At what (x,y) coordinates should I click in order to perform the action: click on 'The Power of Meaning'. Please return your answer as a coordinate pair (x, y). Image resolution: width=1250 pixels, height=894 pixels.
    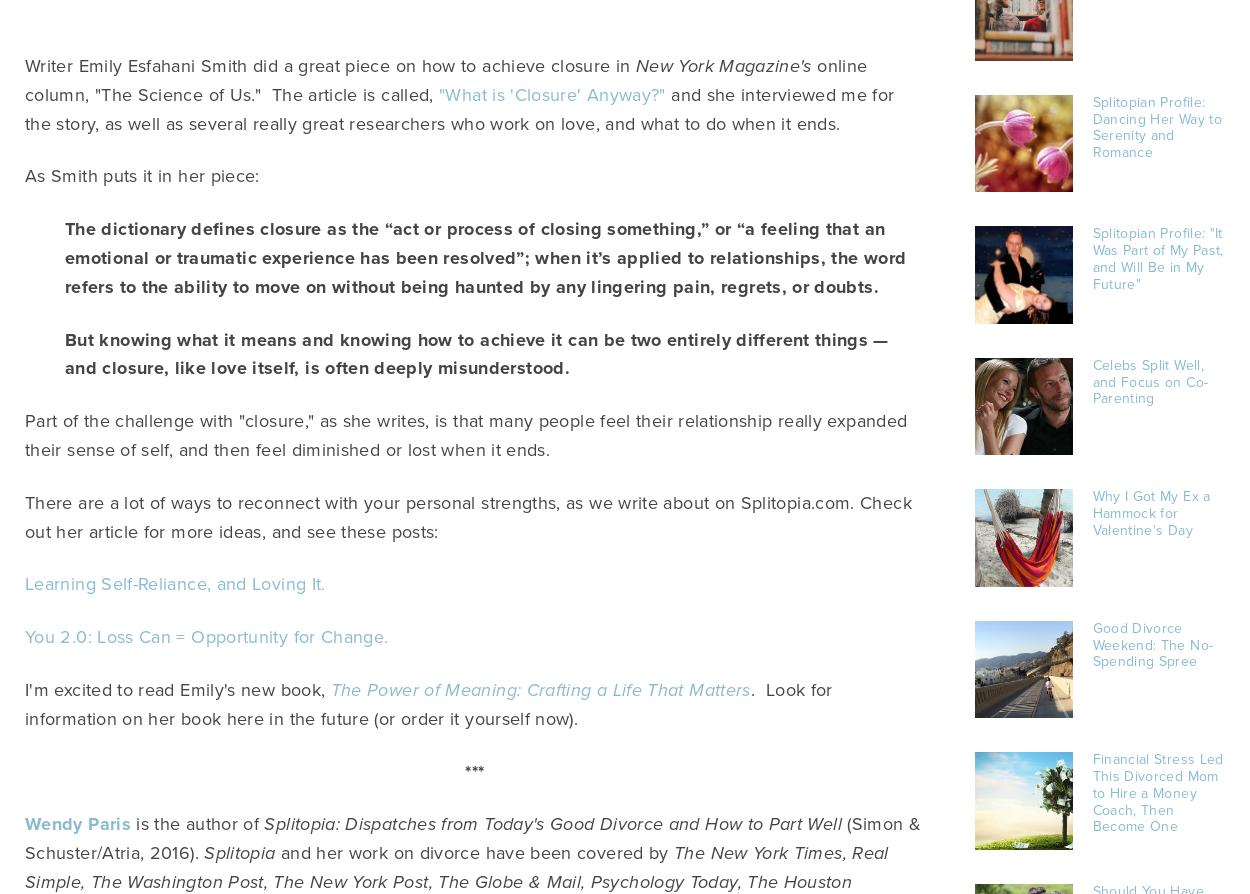
    Looking at the image, I should click on (423, 688).